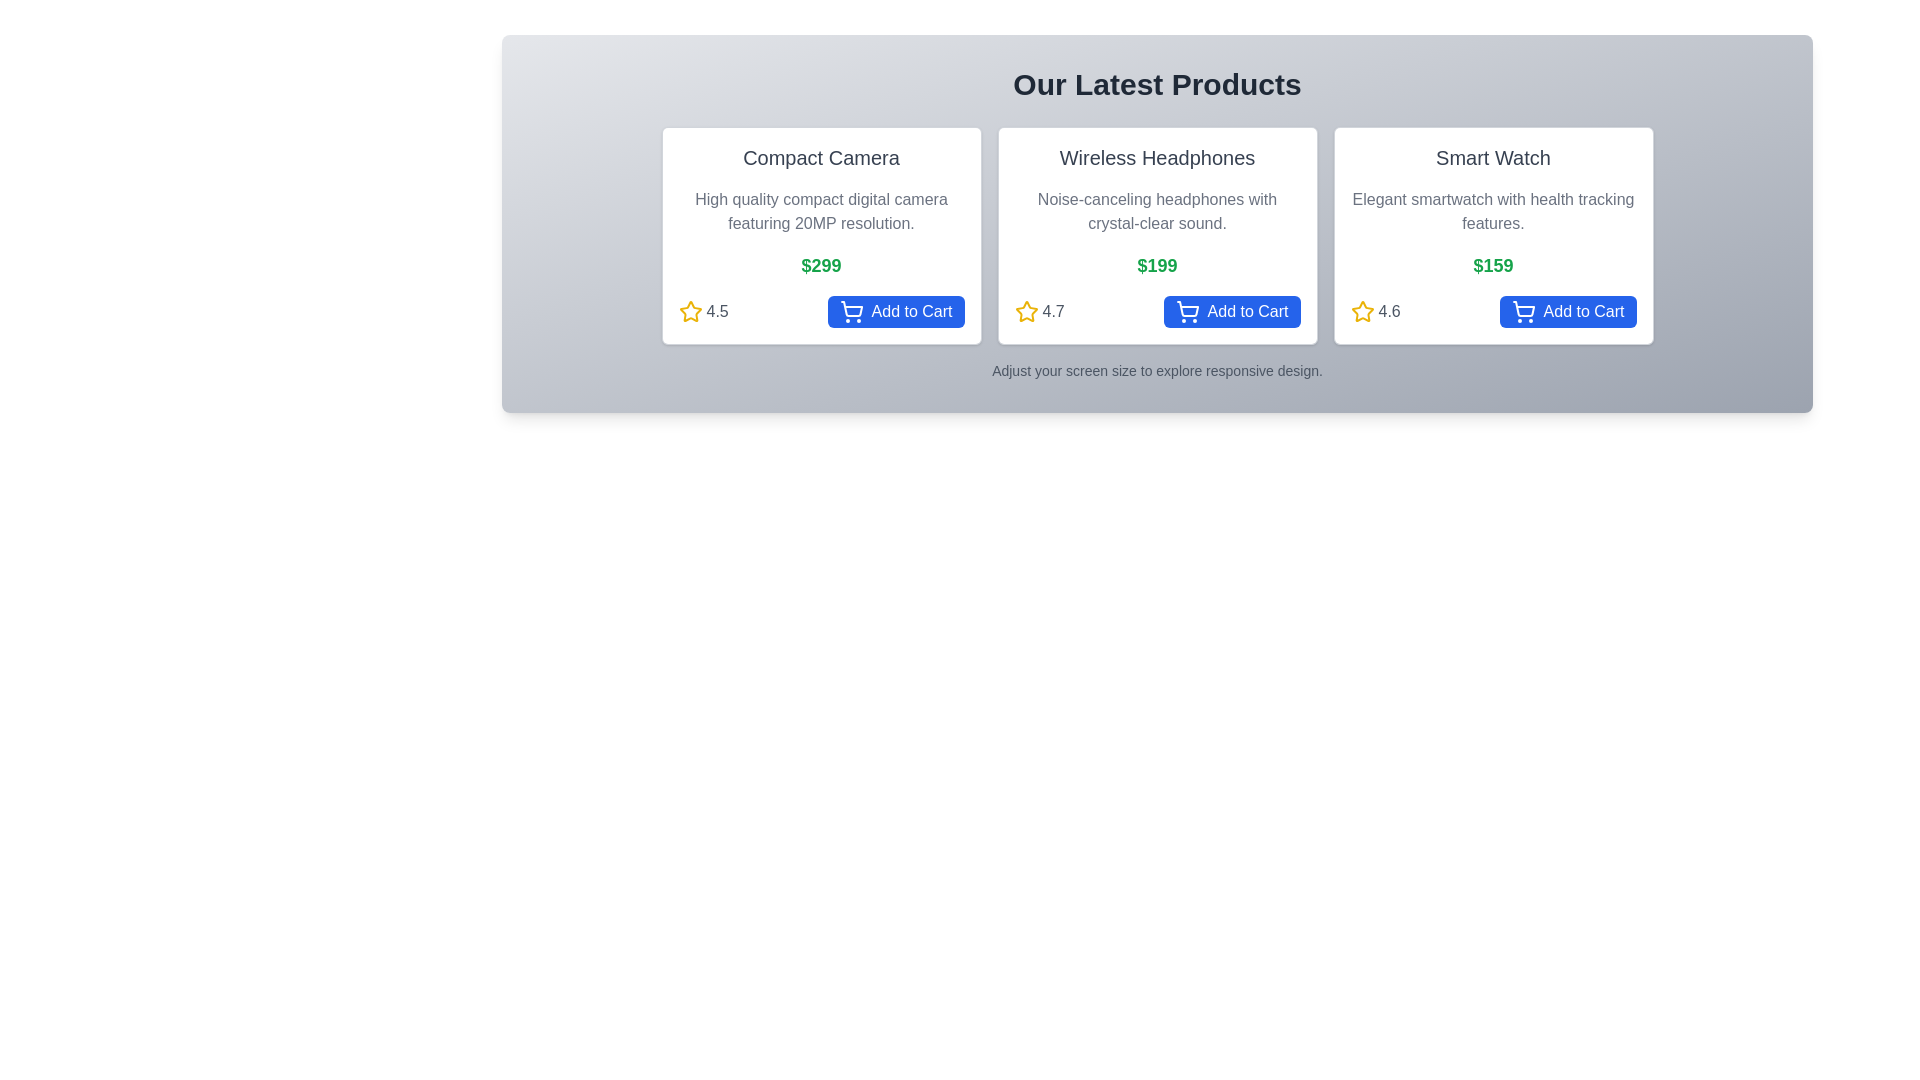 Image resolution: width=1920 pixels, height=1080 pixels. I want to click on the text label displaying the numerical rating of the product located in the right part of the central card, which is positioned immediately to the right of a yellow star icon and above a blue 'Add to Cart' button, so click(1052, 312).